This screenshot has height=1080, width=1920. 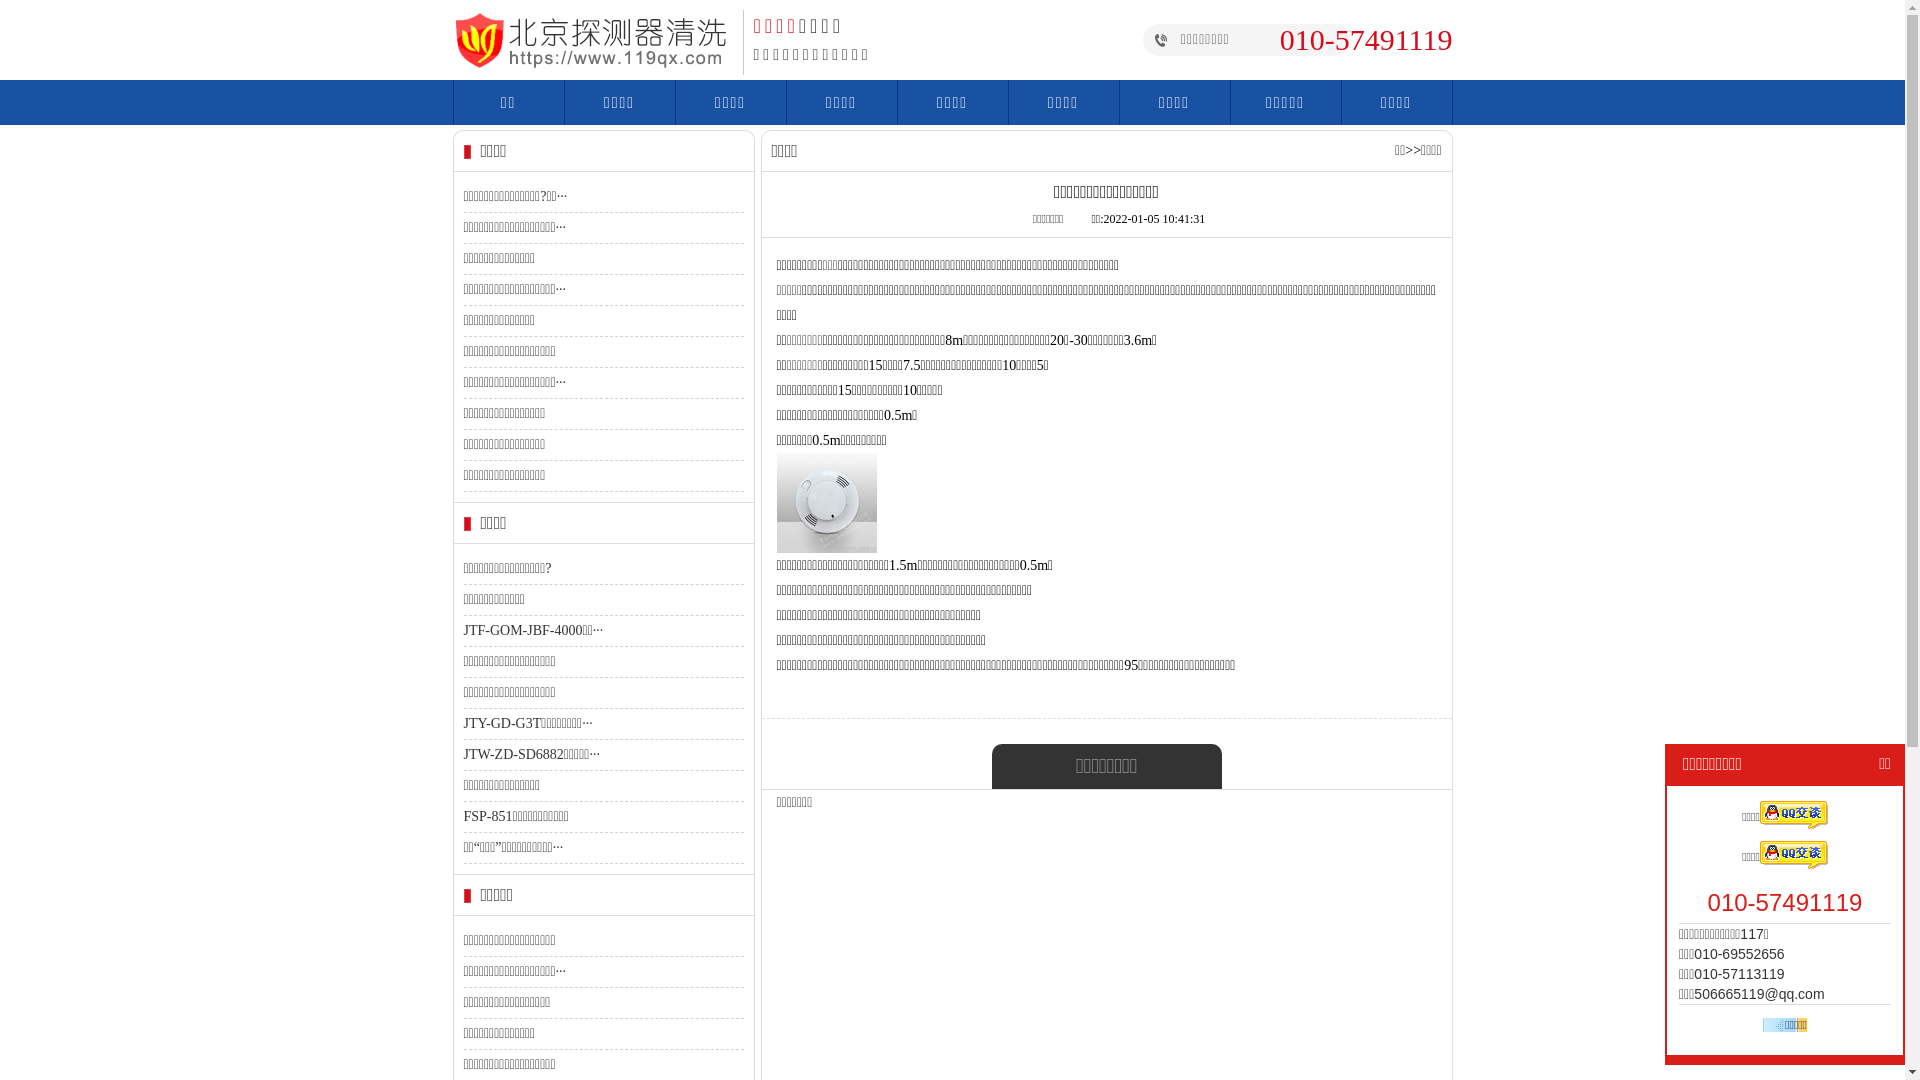 I want to click on '1641353643611577.jpg', so click(x=825, y=501).